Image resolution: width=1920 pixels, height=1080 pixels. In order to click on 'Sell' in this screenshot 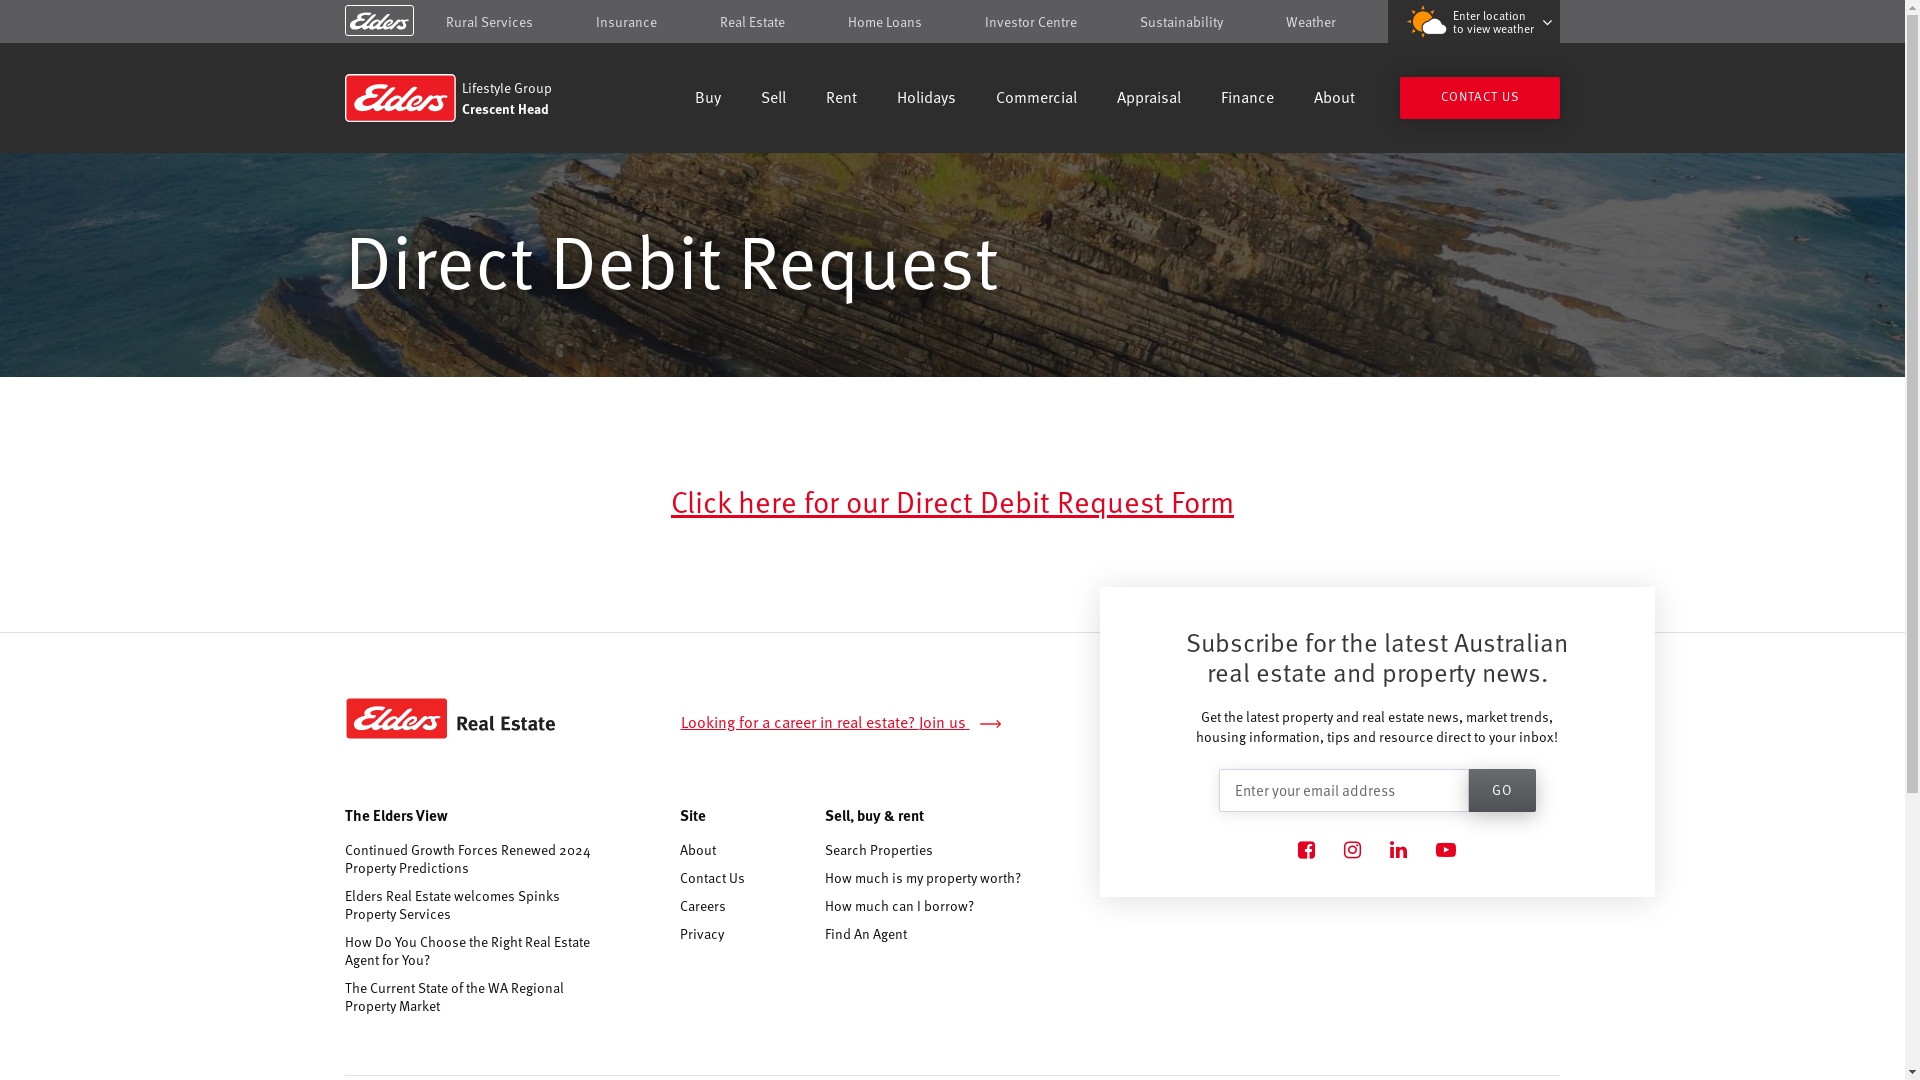, I will do `click(760, 99)`.